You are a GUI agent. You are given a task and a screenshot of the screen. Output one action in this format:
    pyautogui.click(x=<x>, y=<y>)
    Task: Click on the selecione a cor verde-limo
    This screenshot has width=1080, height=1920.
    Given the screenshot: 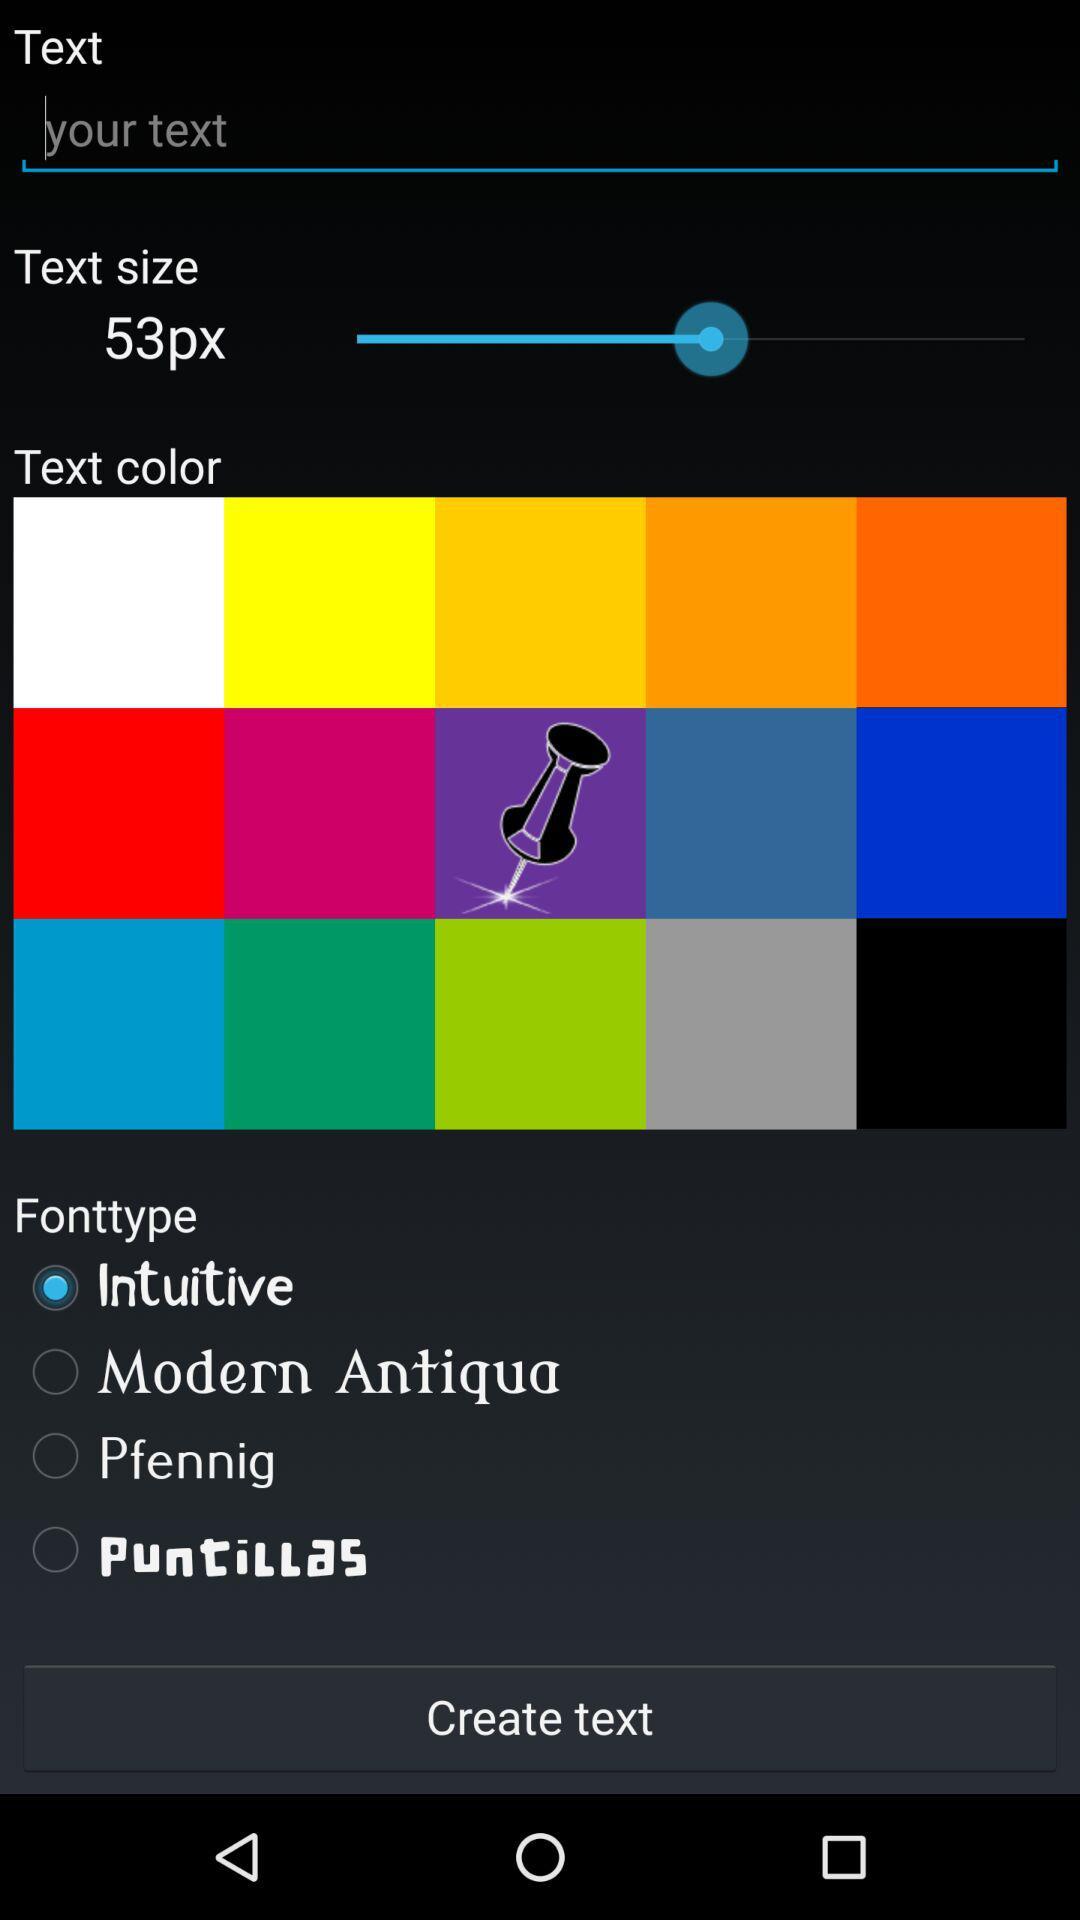 What is the action you would take?
    pyautogui.click(x=540, y=1024)
    